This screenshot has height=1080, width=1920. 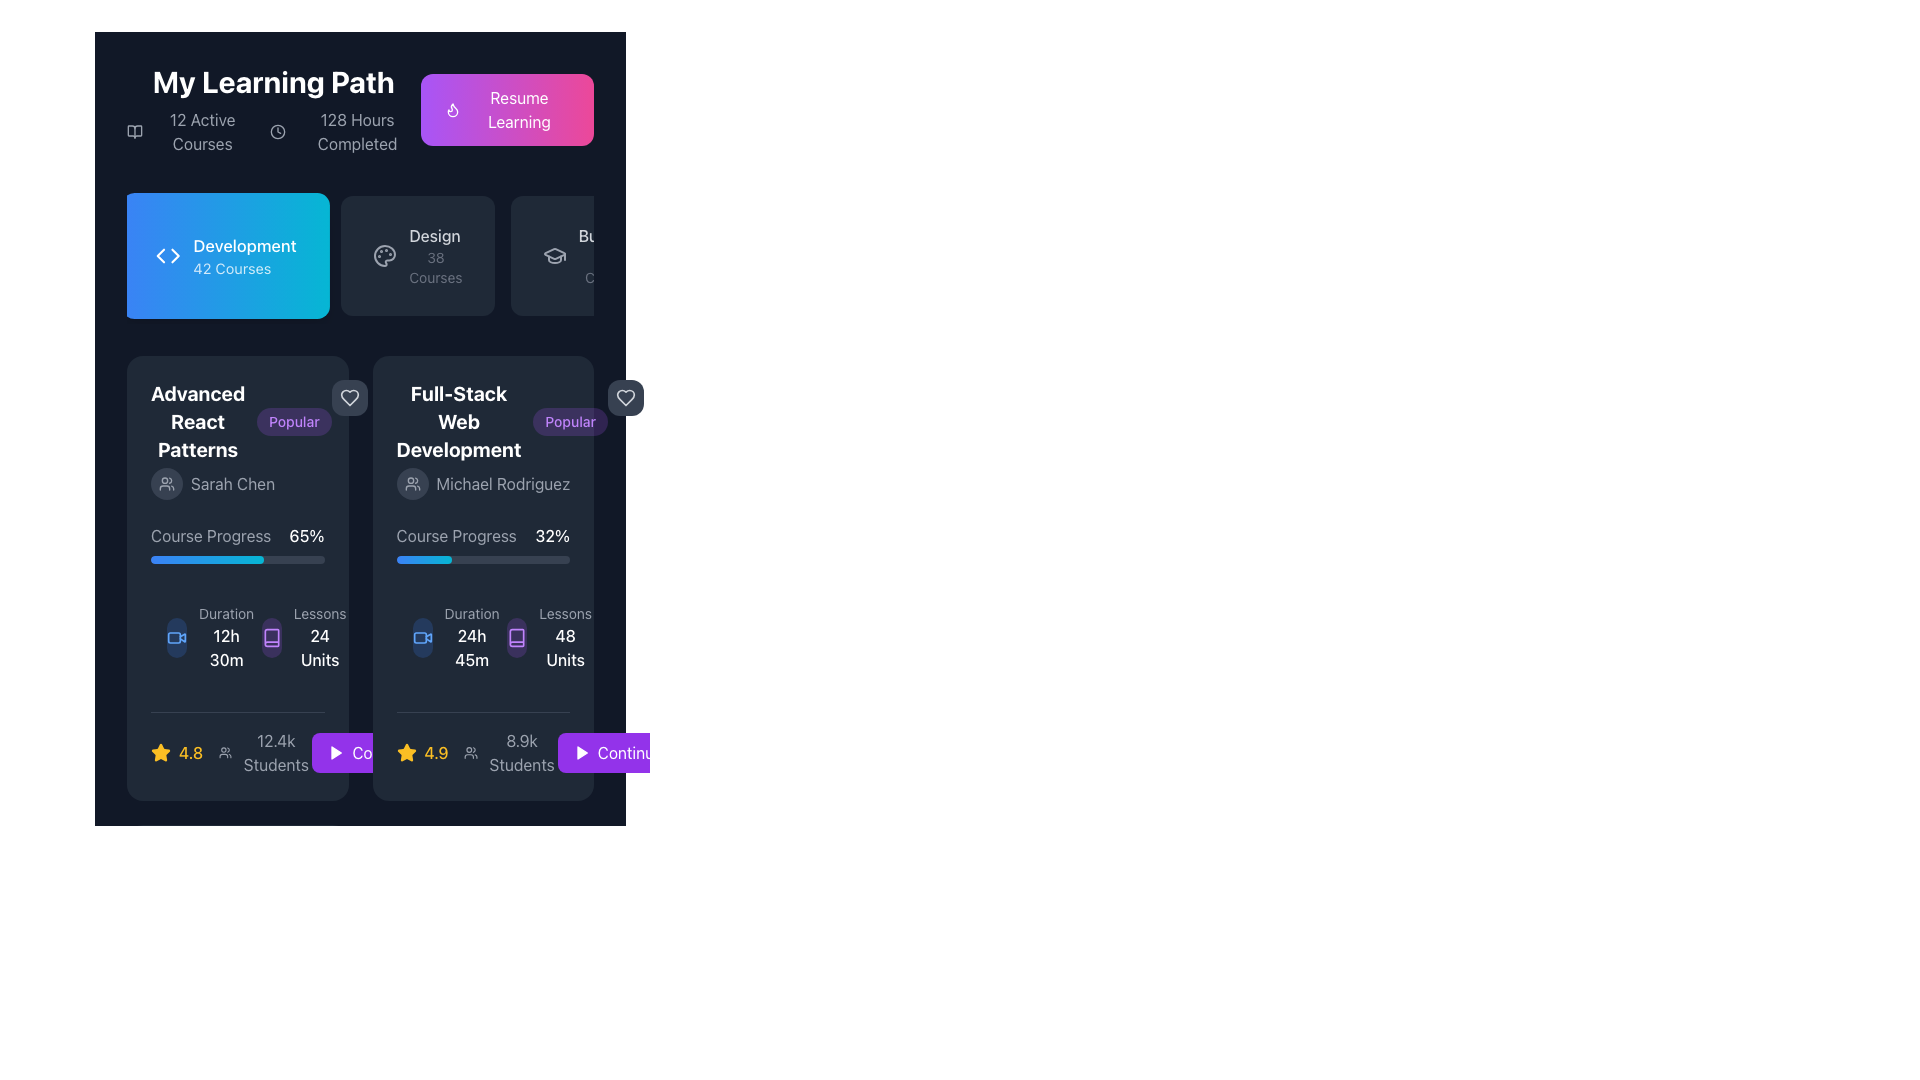 What do you see at coordinates (284, 637) in the screenshot?
I see `information displayed in the Information display component that shows '24 Units' about the lessons included in the course` at bounding box center [284, 637].